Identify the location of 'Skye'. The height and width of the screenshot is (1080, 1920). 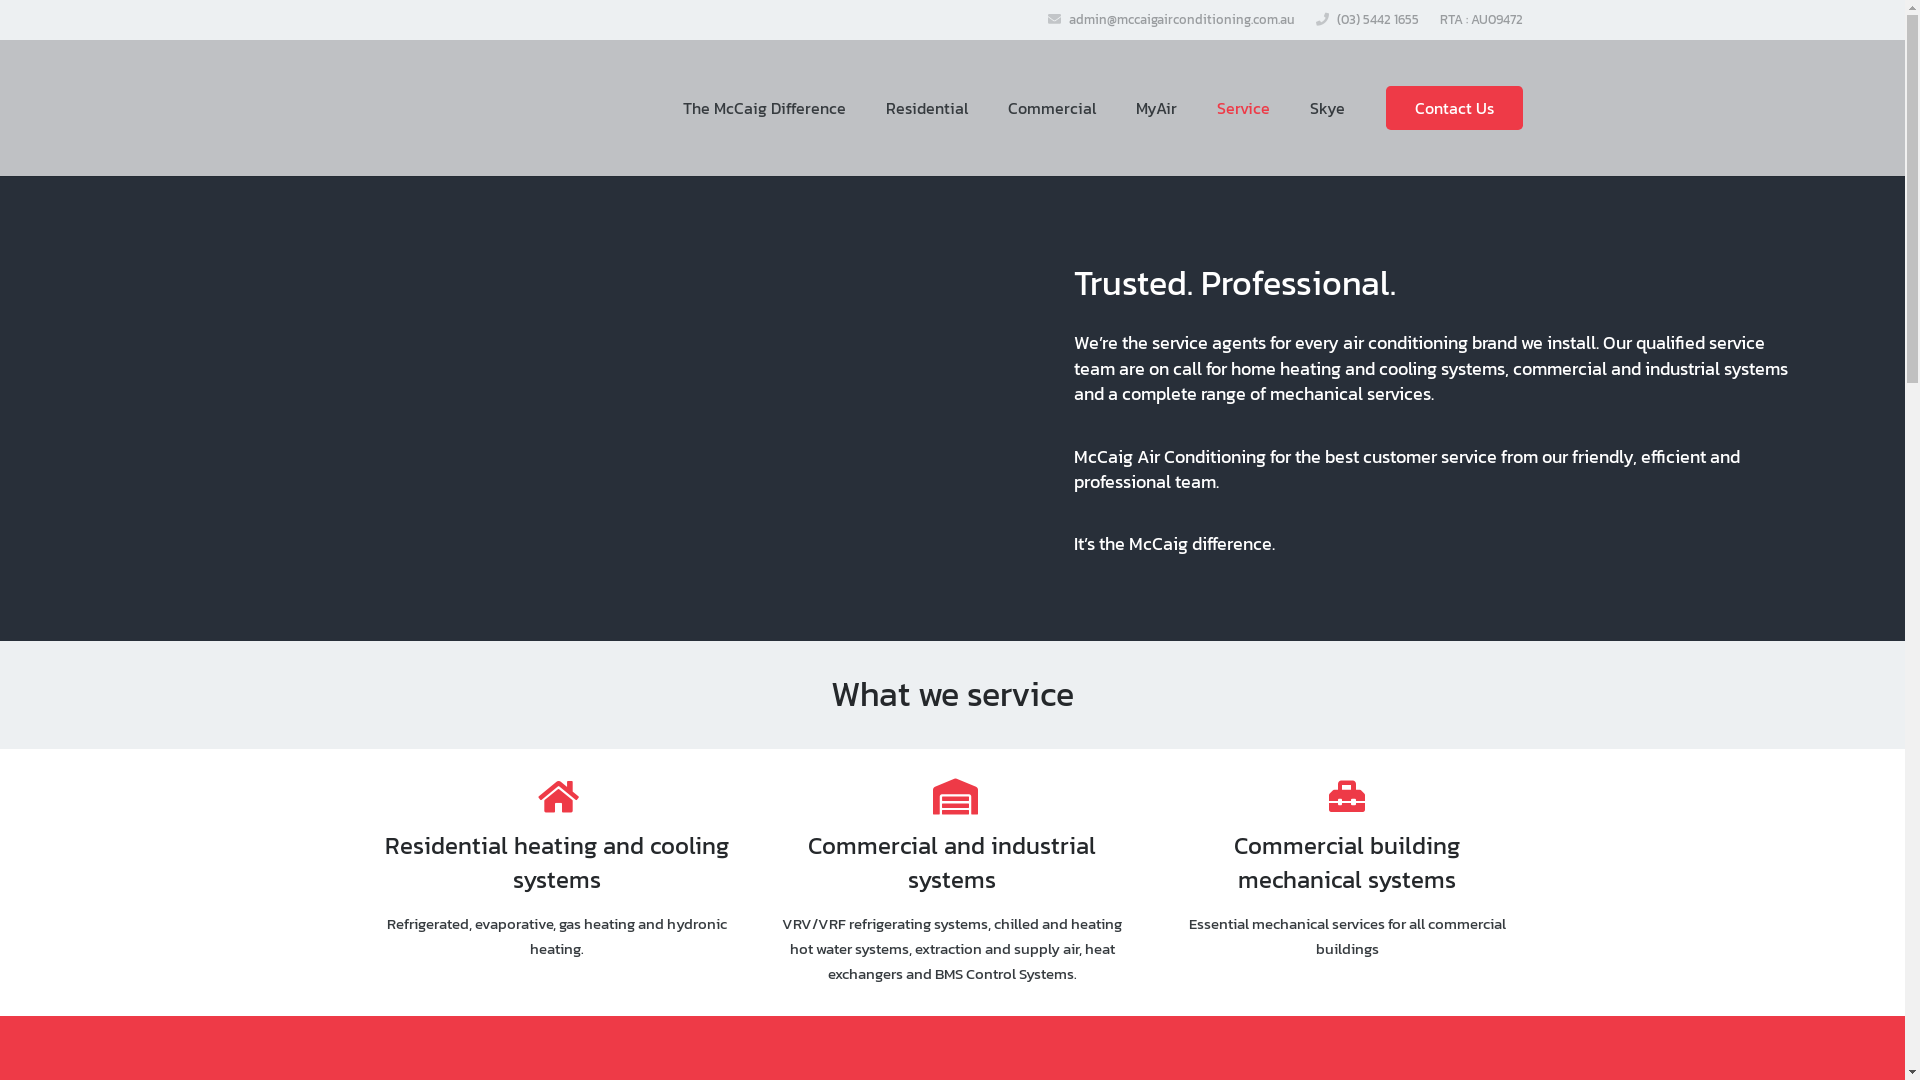
(1290, 108).